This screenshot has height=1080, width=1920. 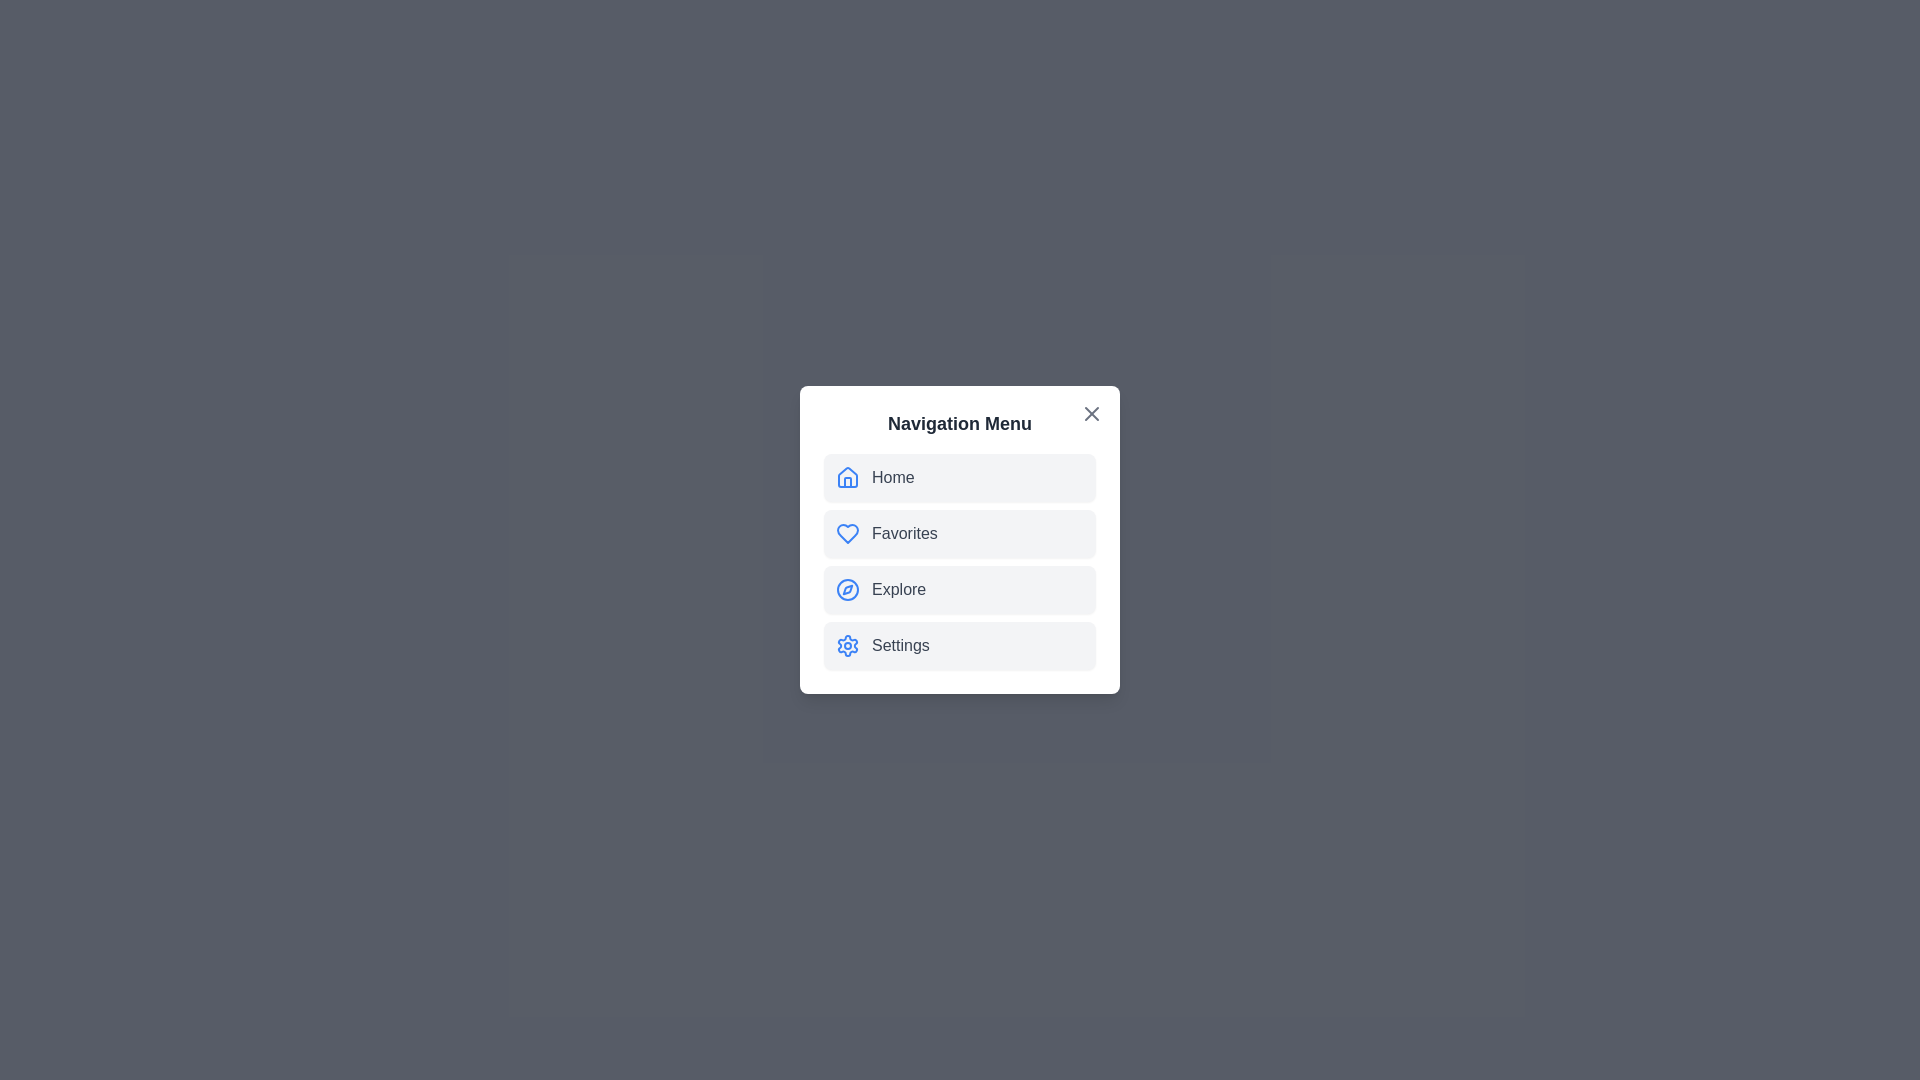 I want to click on the 'Explore' navigation item, so click(x=960, y=589).